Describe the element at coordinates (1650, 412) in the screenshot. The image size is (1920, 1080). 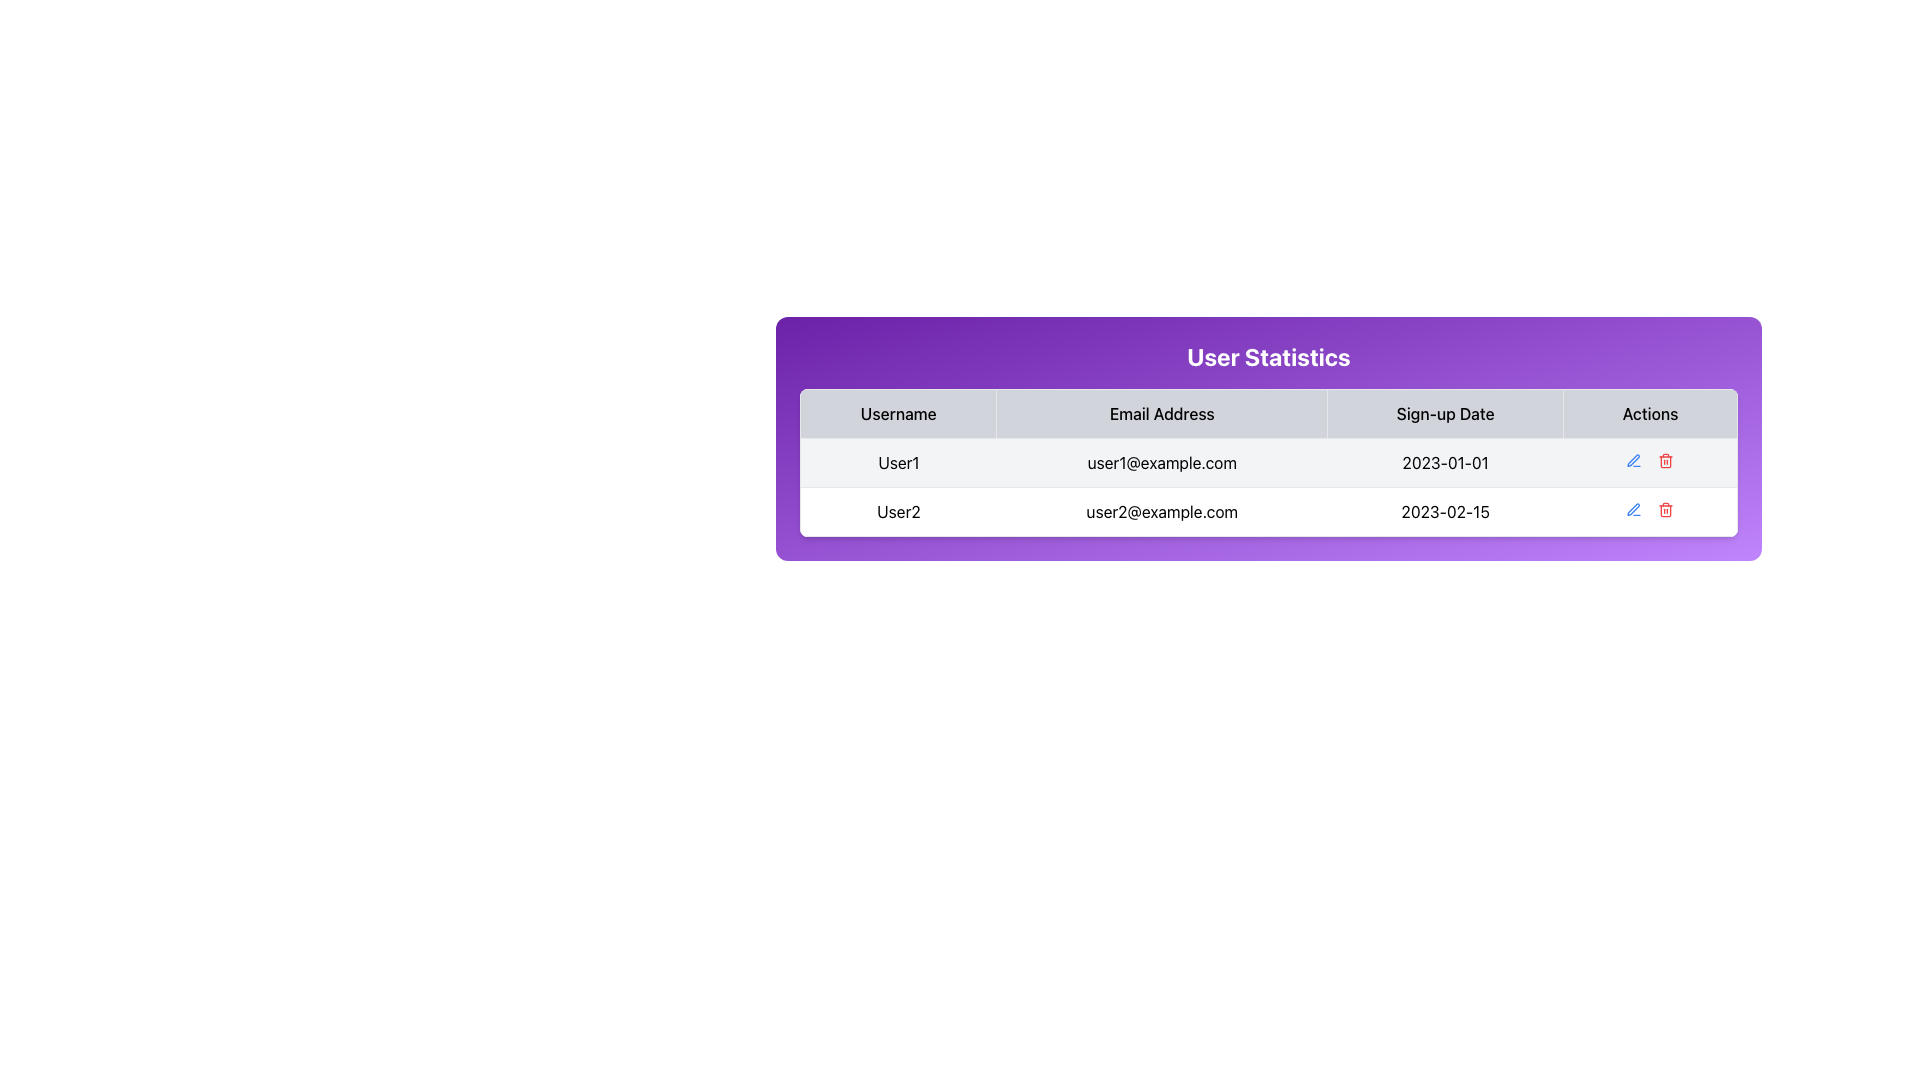
I see `the text label that serves as the header for the column in the table, located on the far-right of the header adjacent to the 'Sign-up Date' header` at that location.